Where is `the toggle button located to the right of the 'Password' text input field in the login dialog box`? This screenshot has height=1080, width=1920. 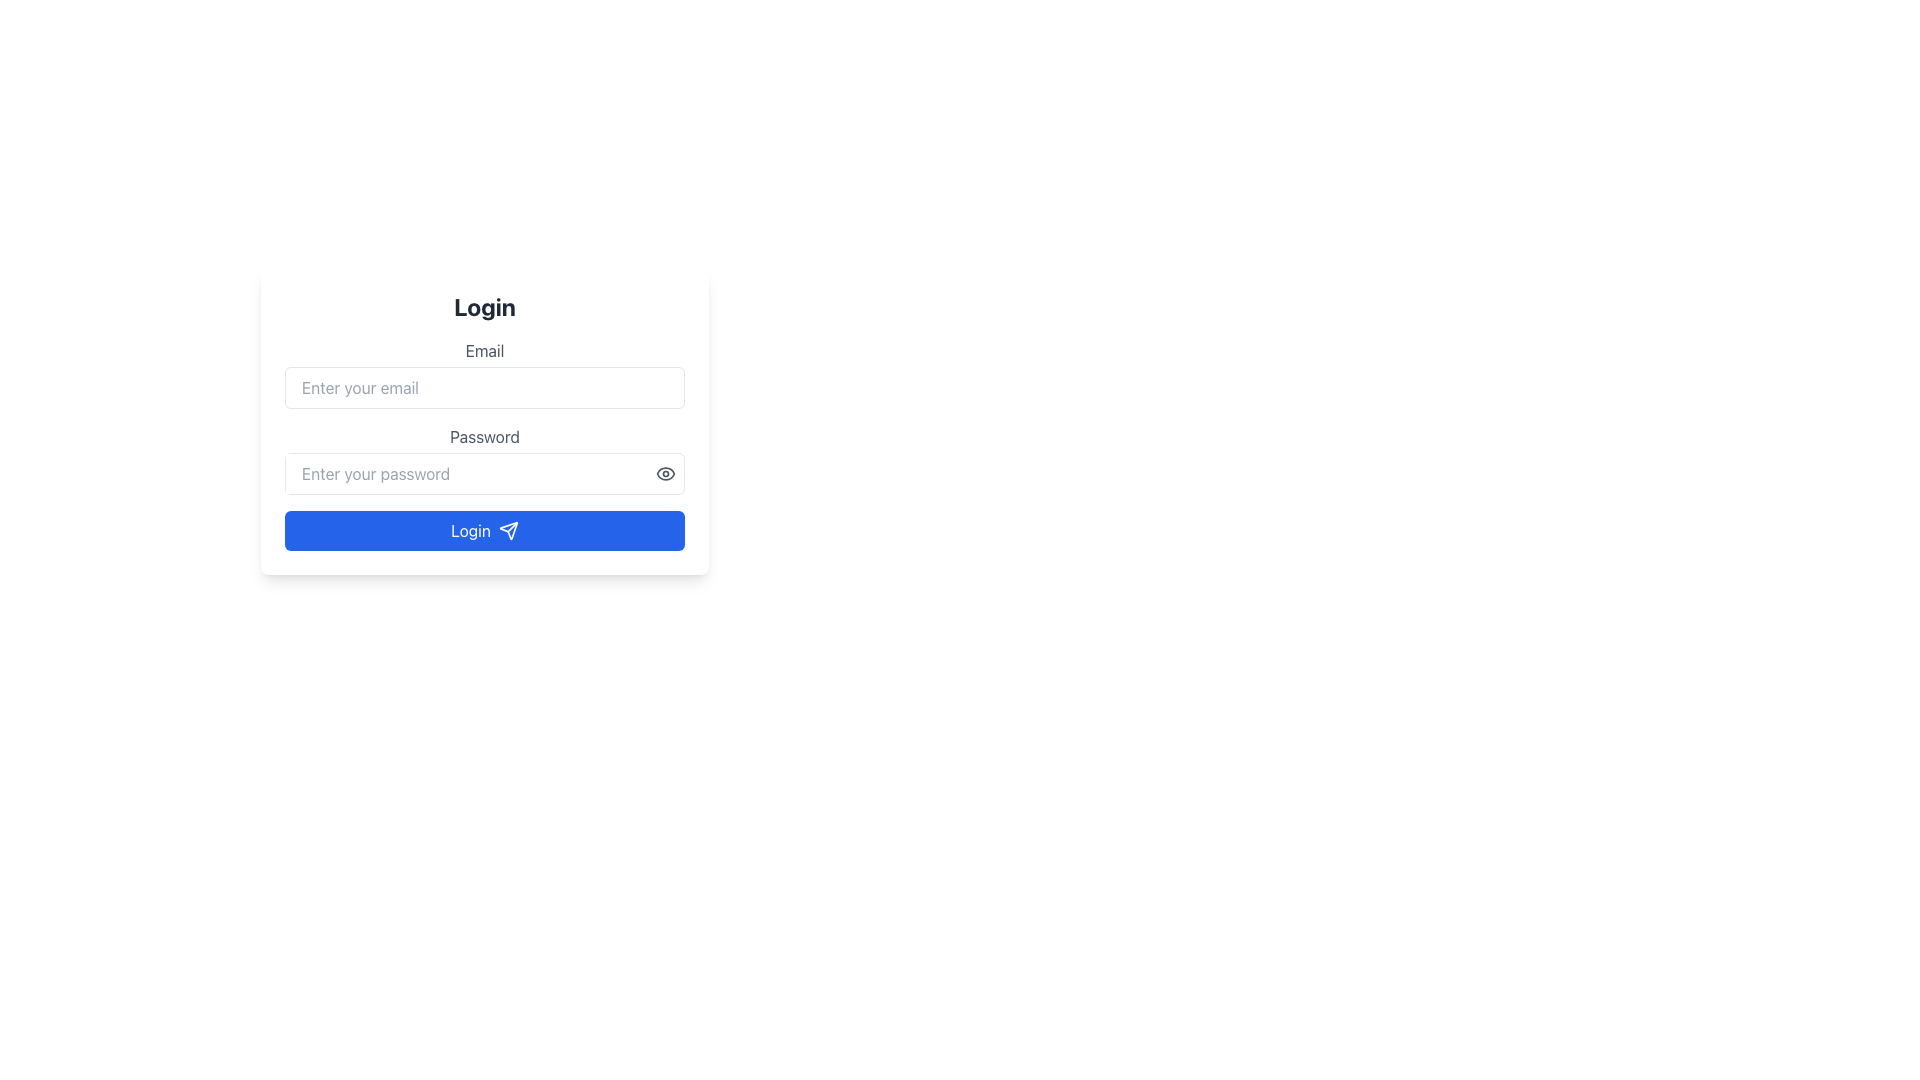 the toggle button located to the right of the 'Password' text input field in the login dialog box is located at coordinates (666, 474).